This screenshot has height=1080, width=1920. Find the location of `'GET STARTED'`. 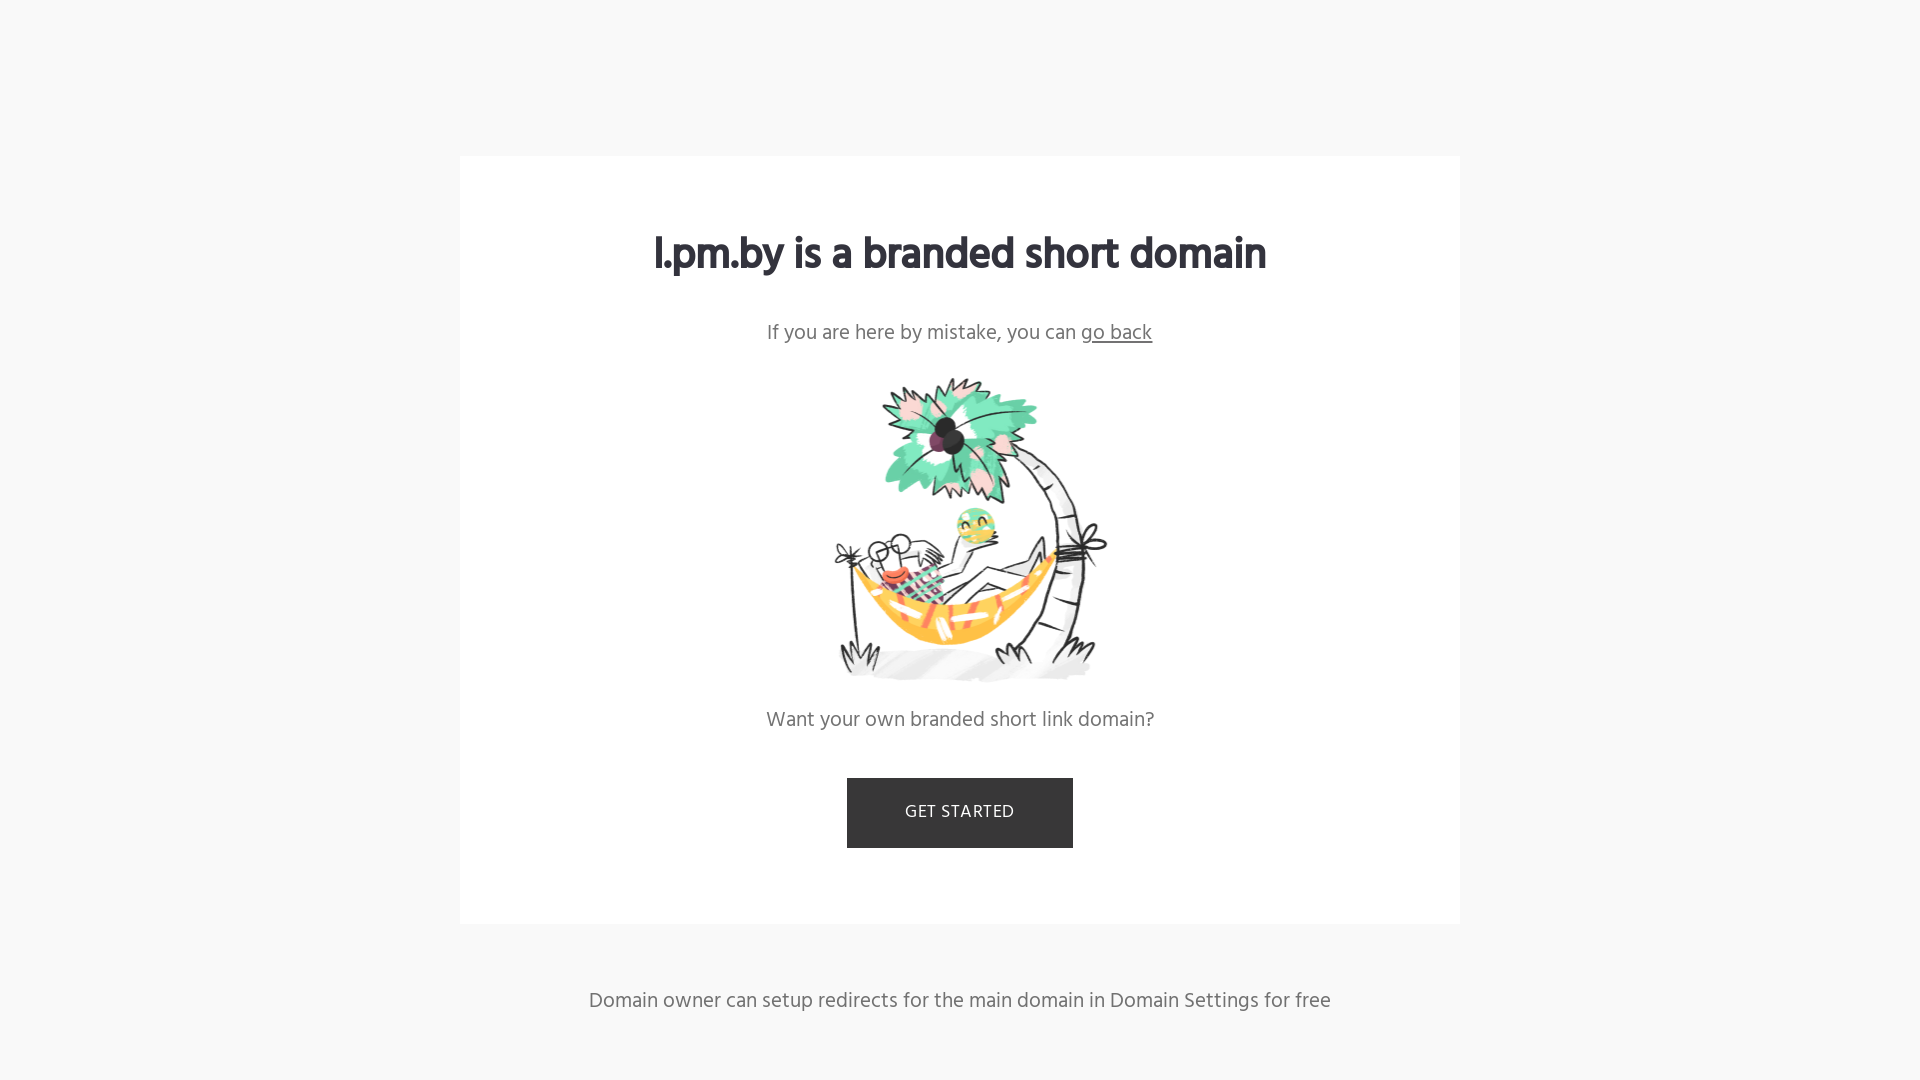

'GET STARTED' is located at coordinates (958, 813).